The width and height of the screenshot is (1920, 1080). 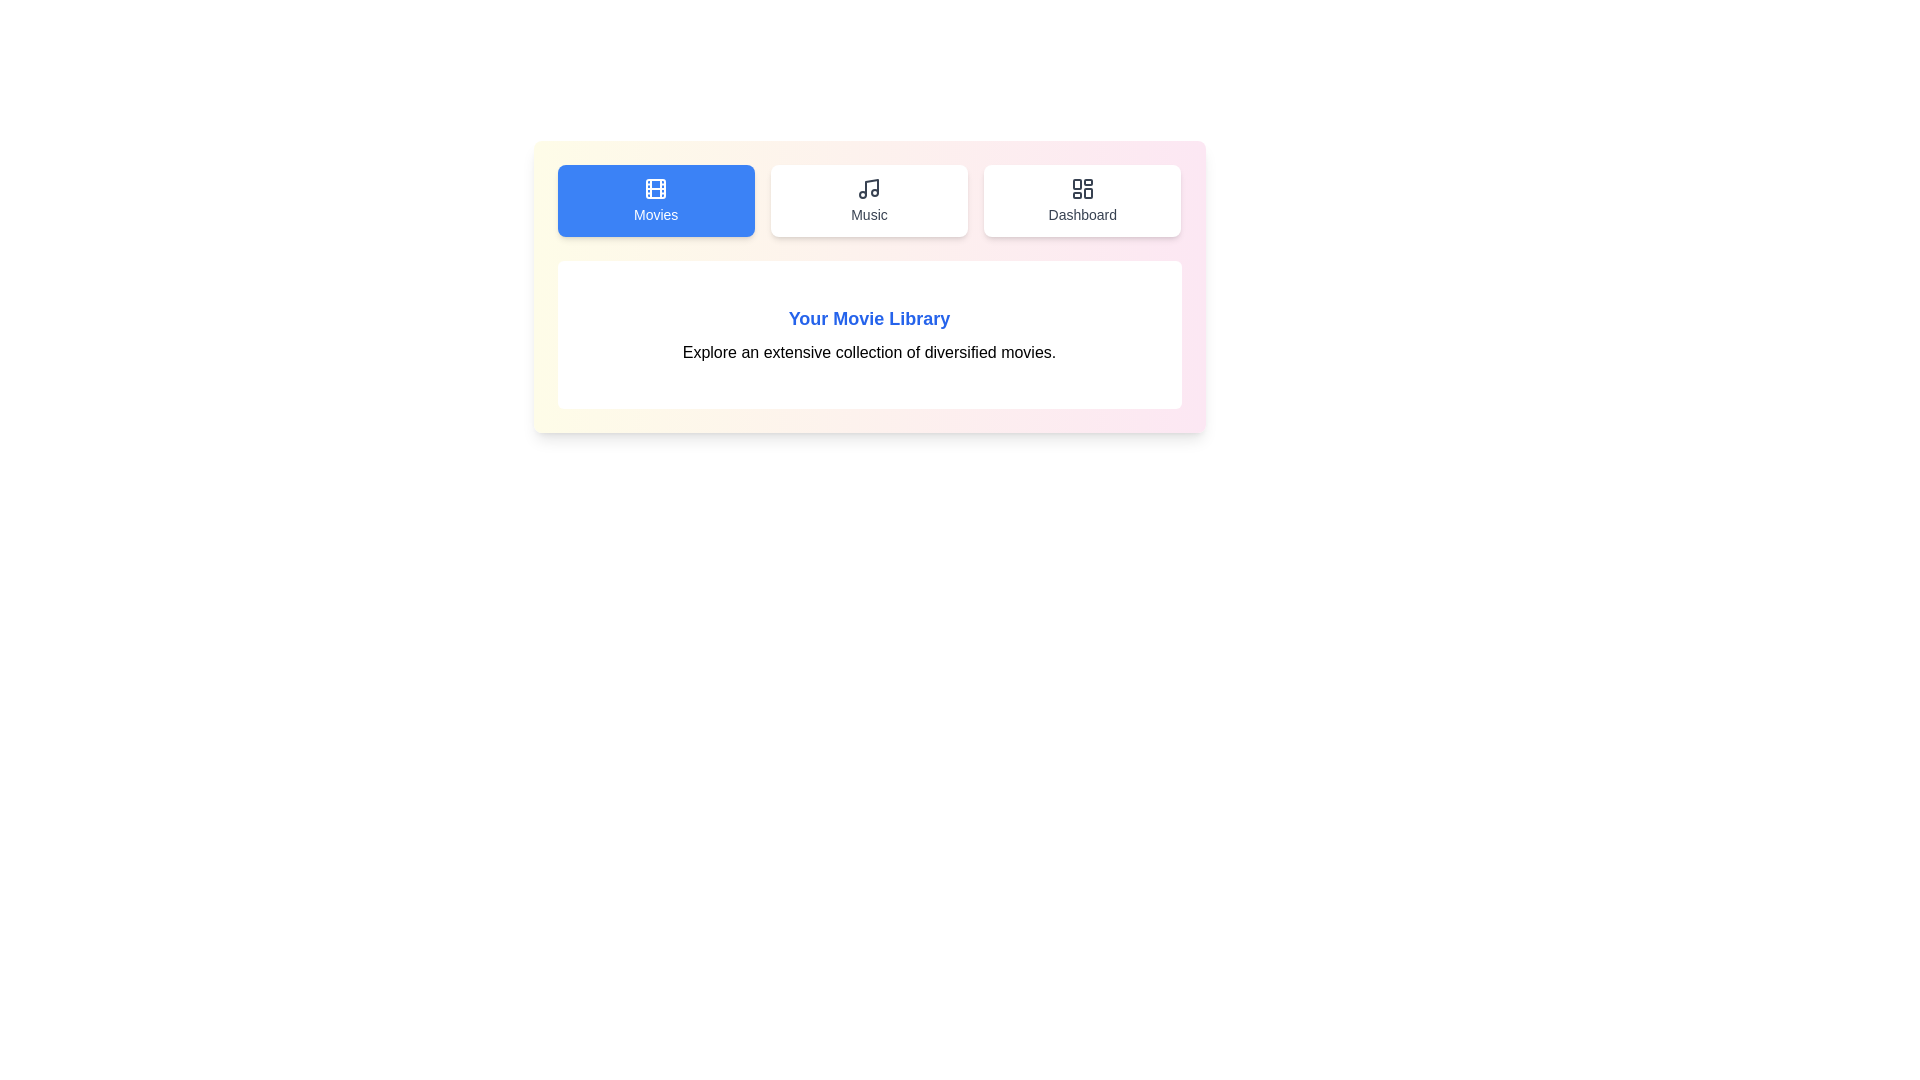 What do you see at coordinates (1081, 200) in the screenshot?
I see `the Dashboard tab by clicking on its button` at bounding box center [1081, 200].